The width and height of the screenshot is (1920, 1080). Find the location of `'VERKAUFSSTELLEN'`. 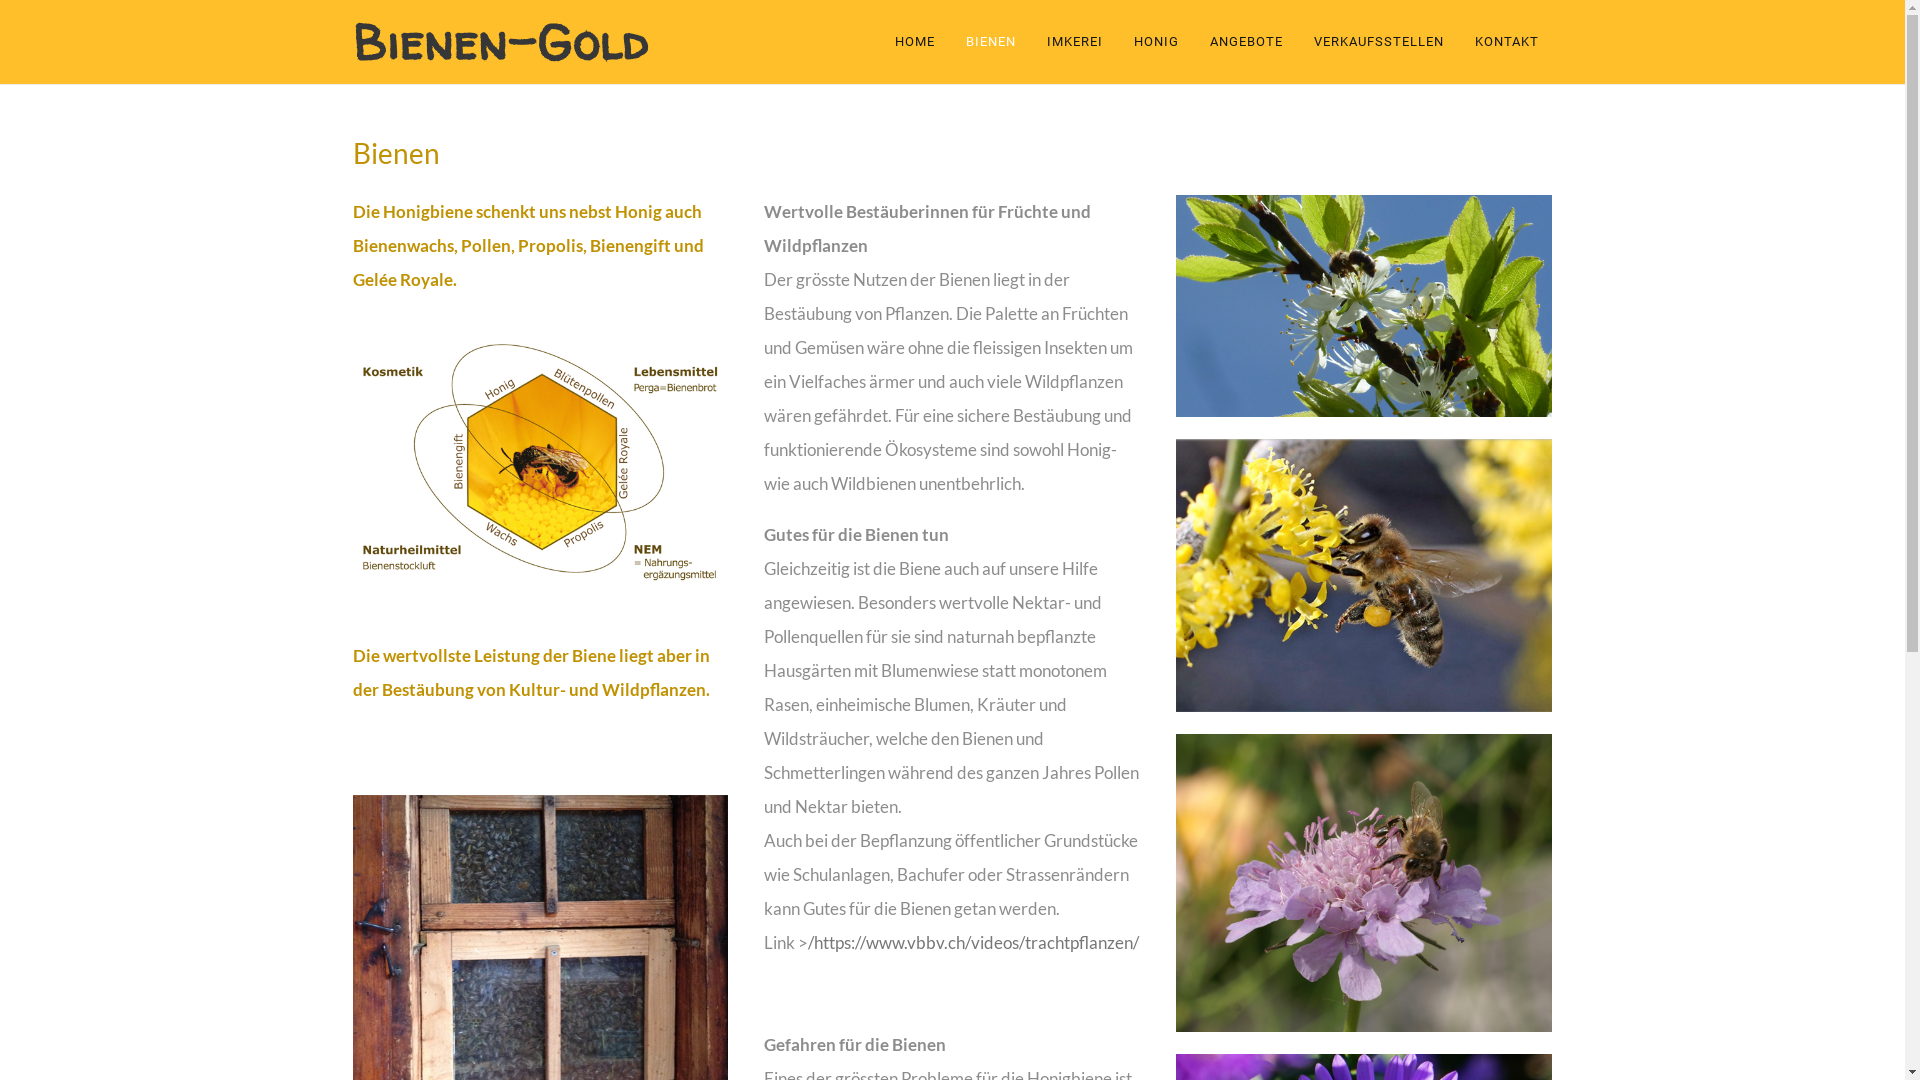

'VERKAUFSSTELLEN' is located at coordinates (1300, 42).